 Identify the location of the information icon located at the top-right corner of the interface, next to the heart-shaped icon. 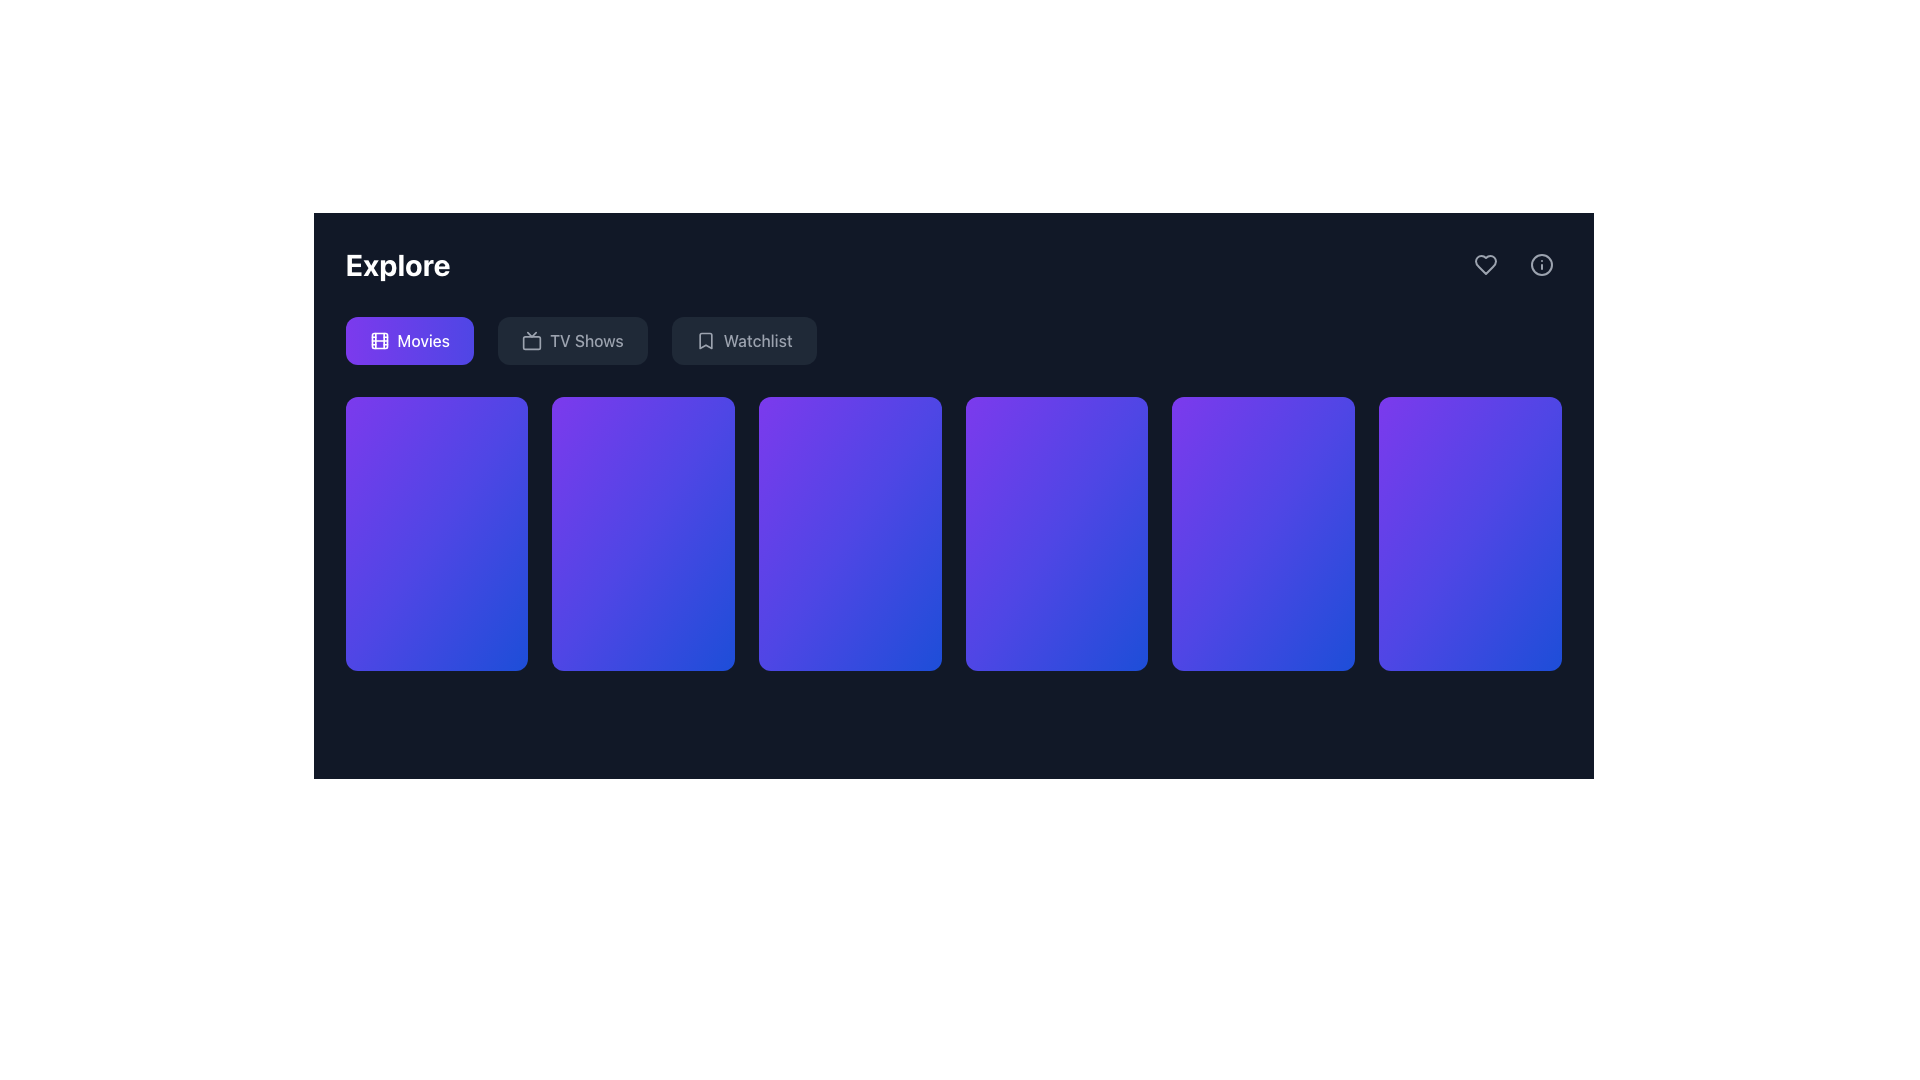
(1540, 264).